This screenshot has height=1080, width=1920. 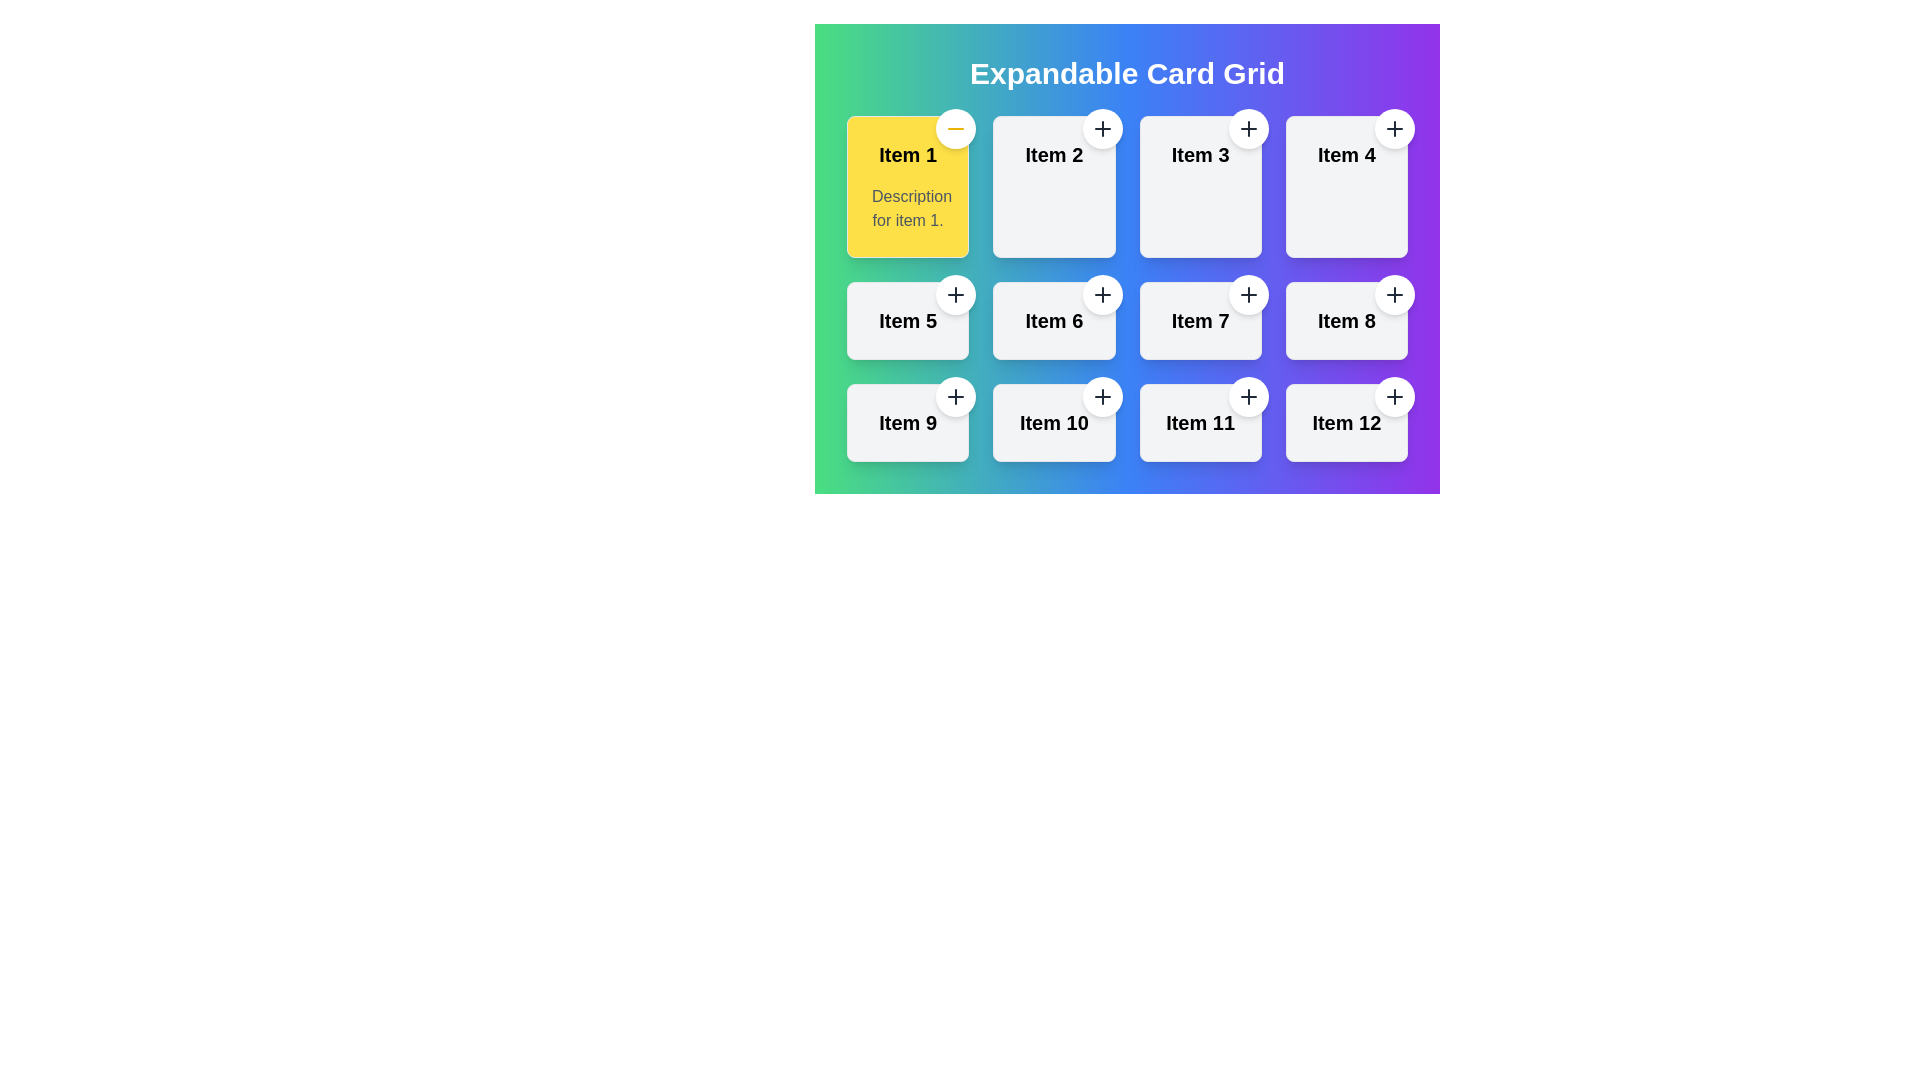 I want to click on the button located at the top right of the 'Item 11' card to activate visual effects, so click(x=1247, y=397).